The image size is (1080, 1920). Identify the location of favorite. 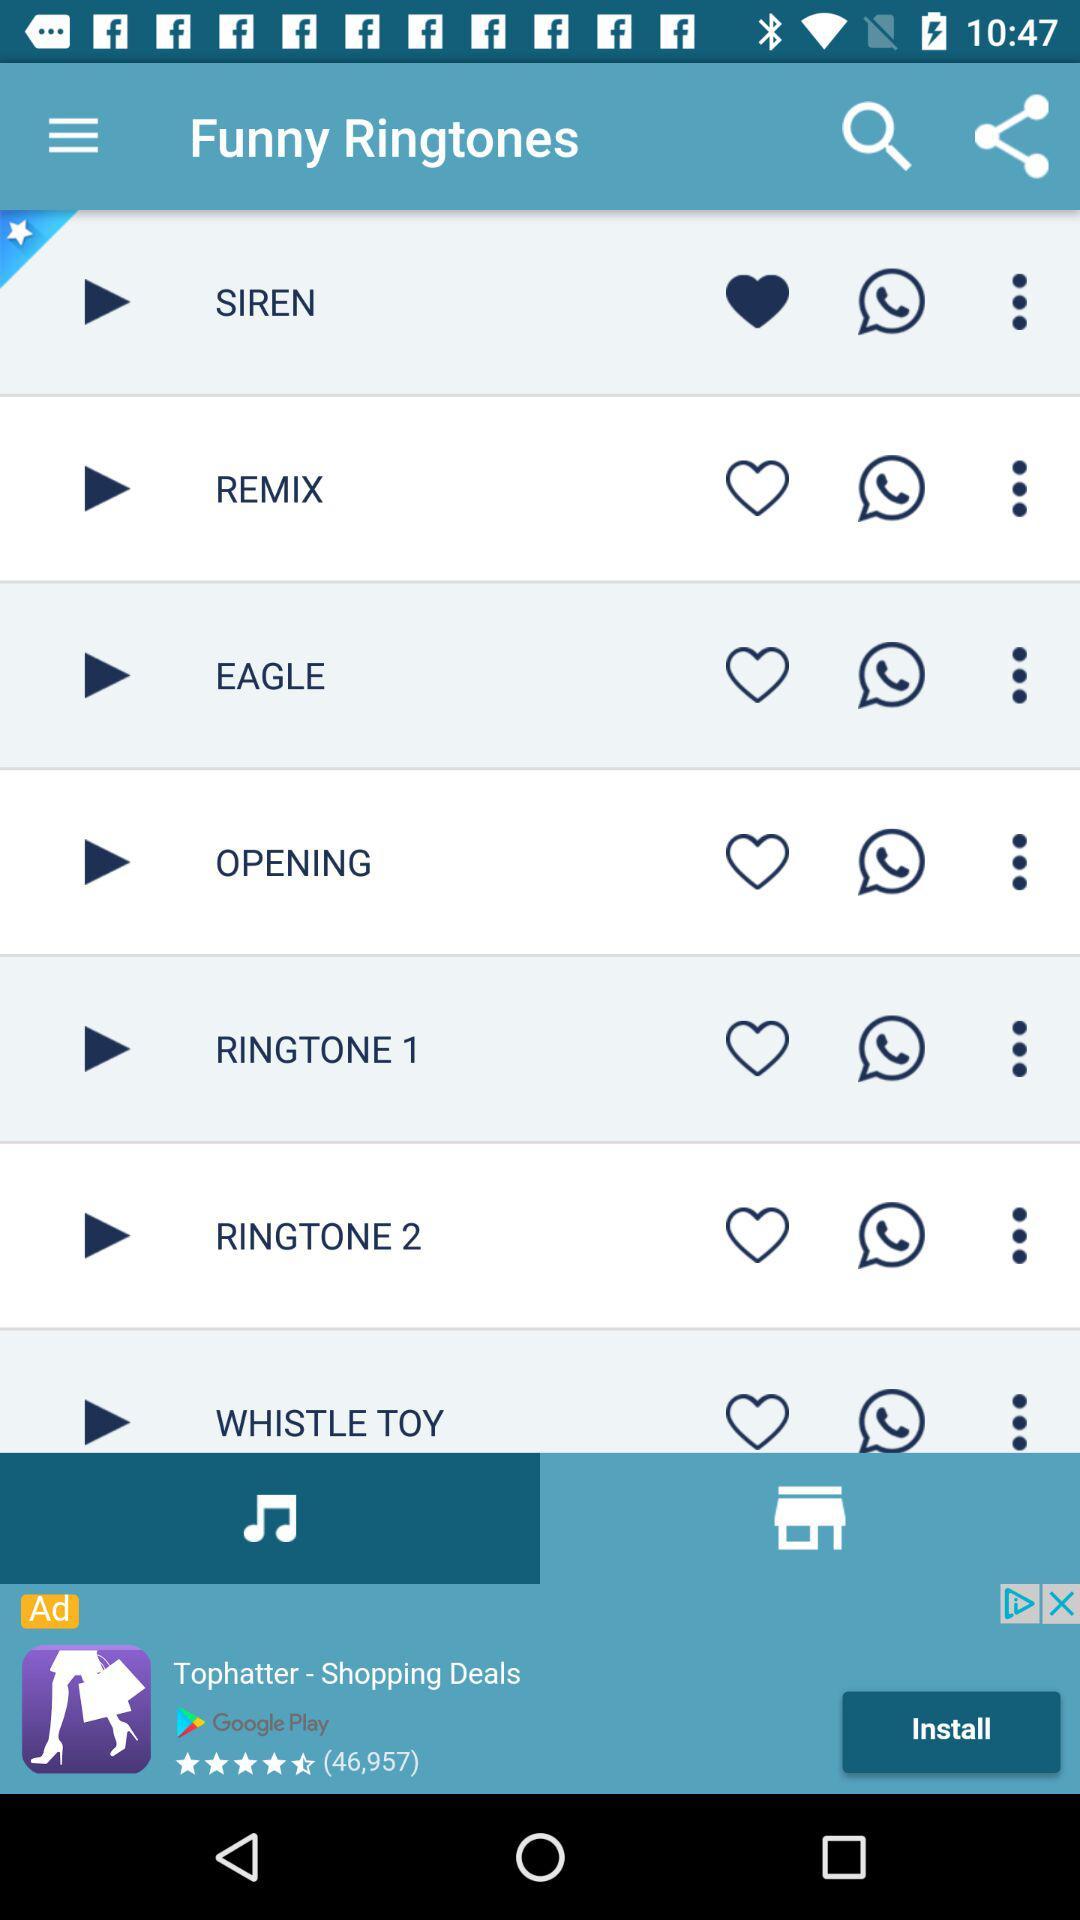
(757, 861).